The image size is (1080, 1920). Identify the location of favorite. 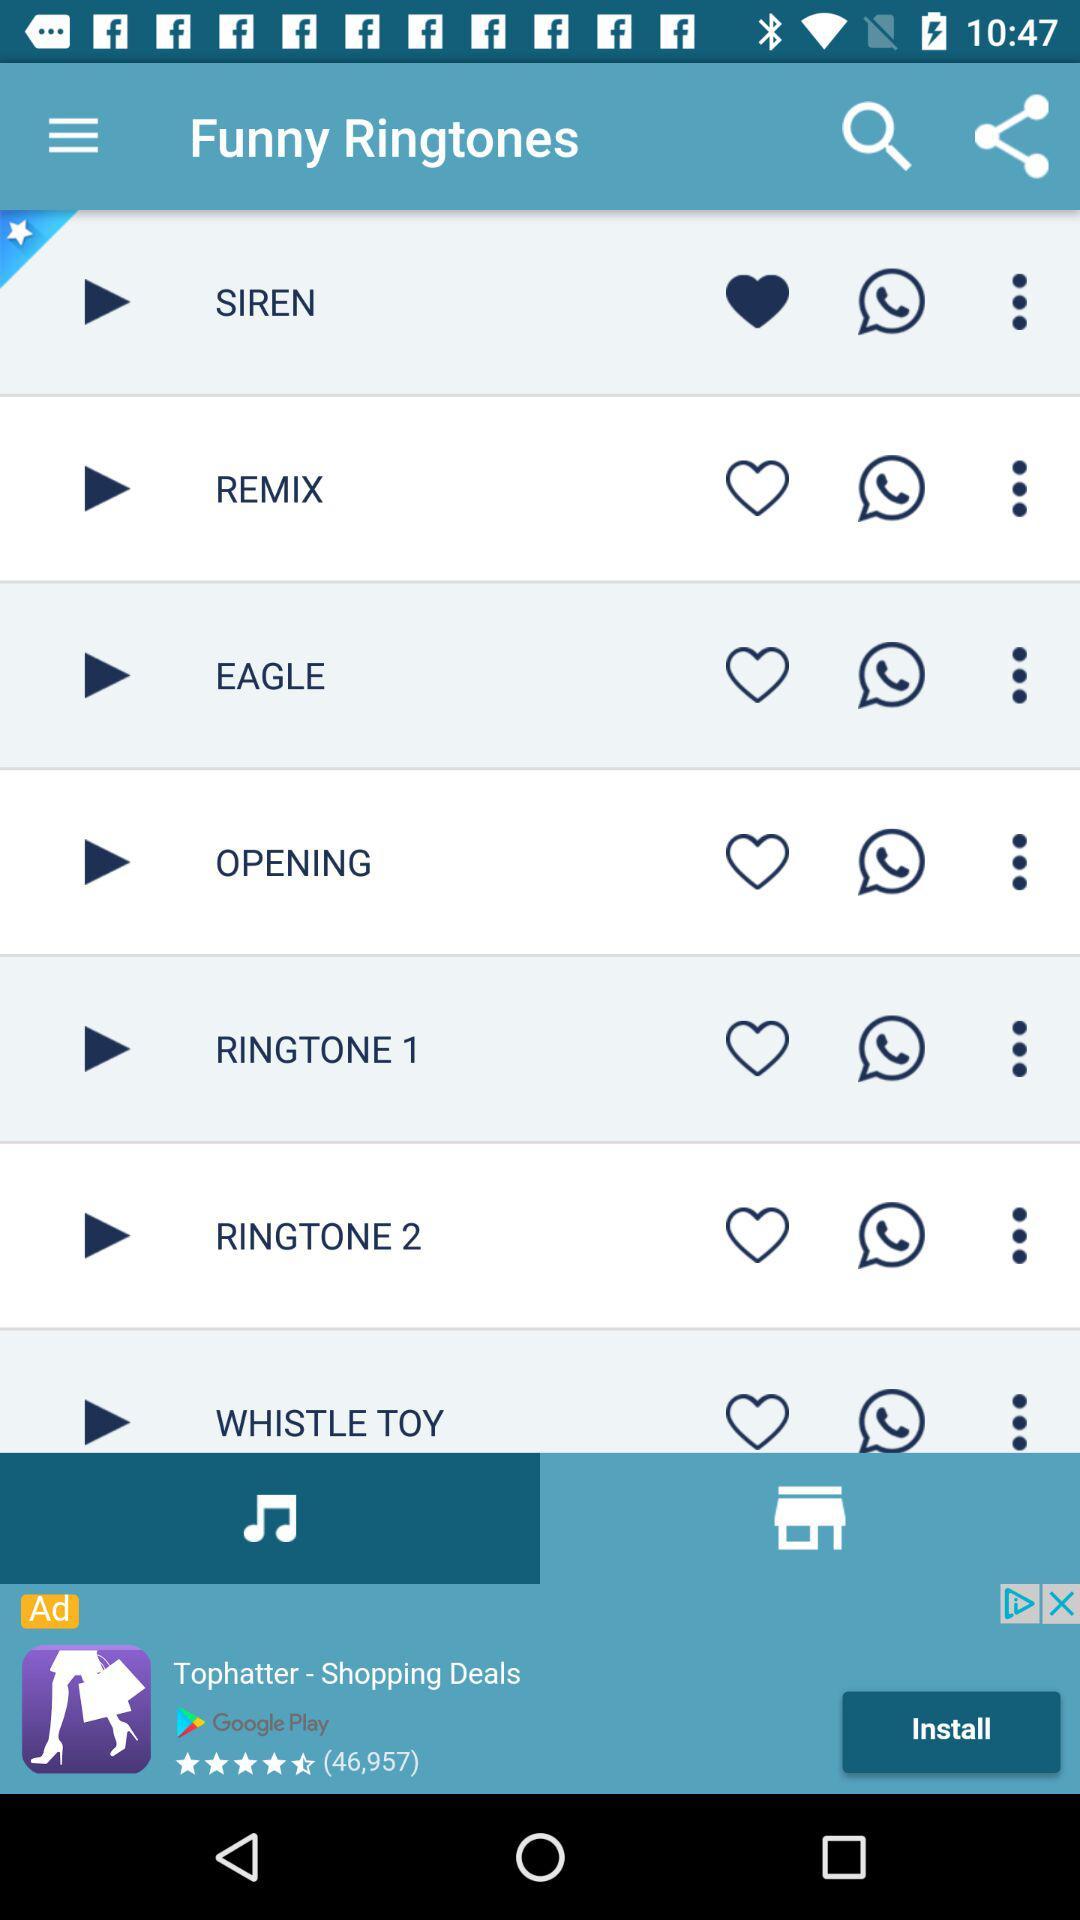
(757, 861).